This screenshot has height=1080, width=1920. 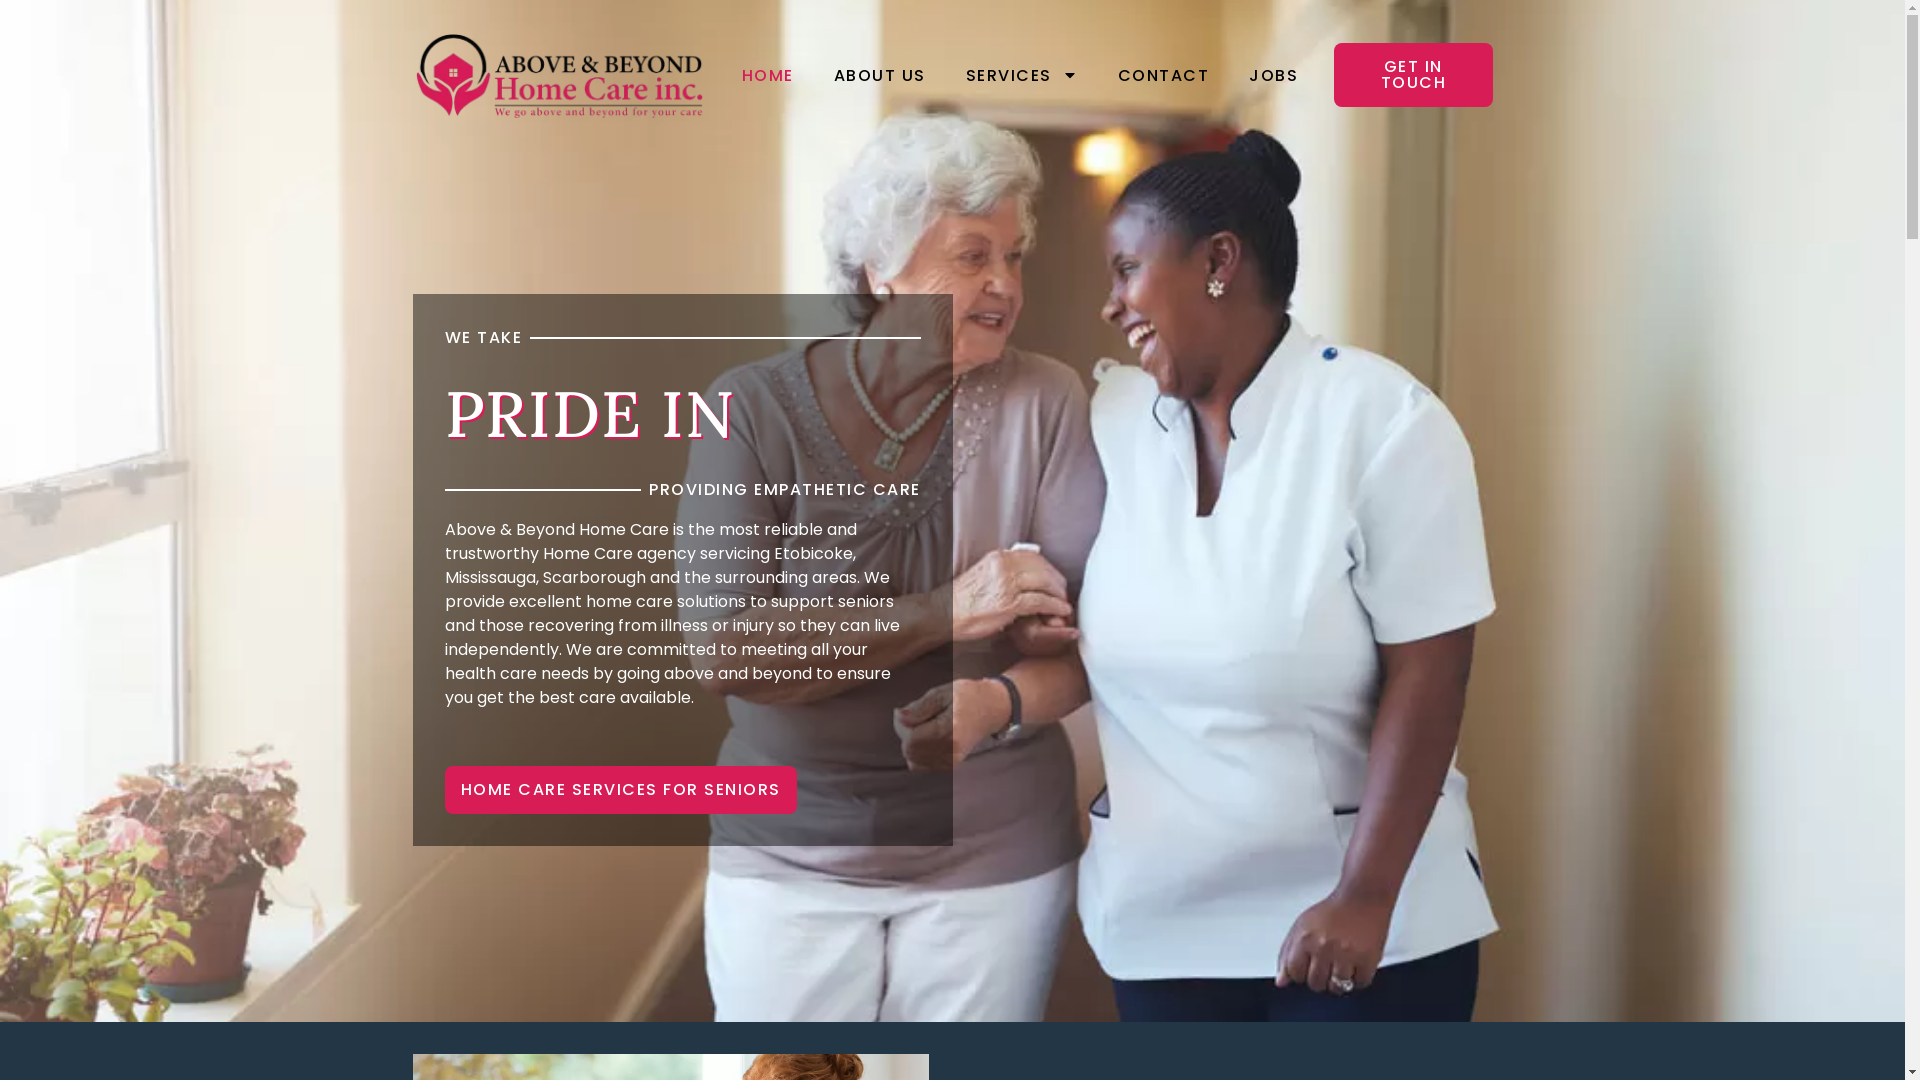 I want to click on 'HOME', so click(x=767, y=74).